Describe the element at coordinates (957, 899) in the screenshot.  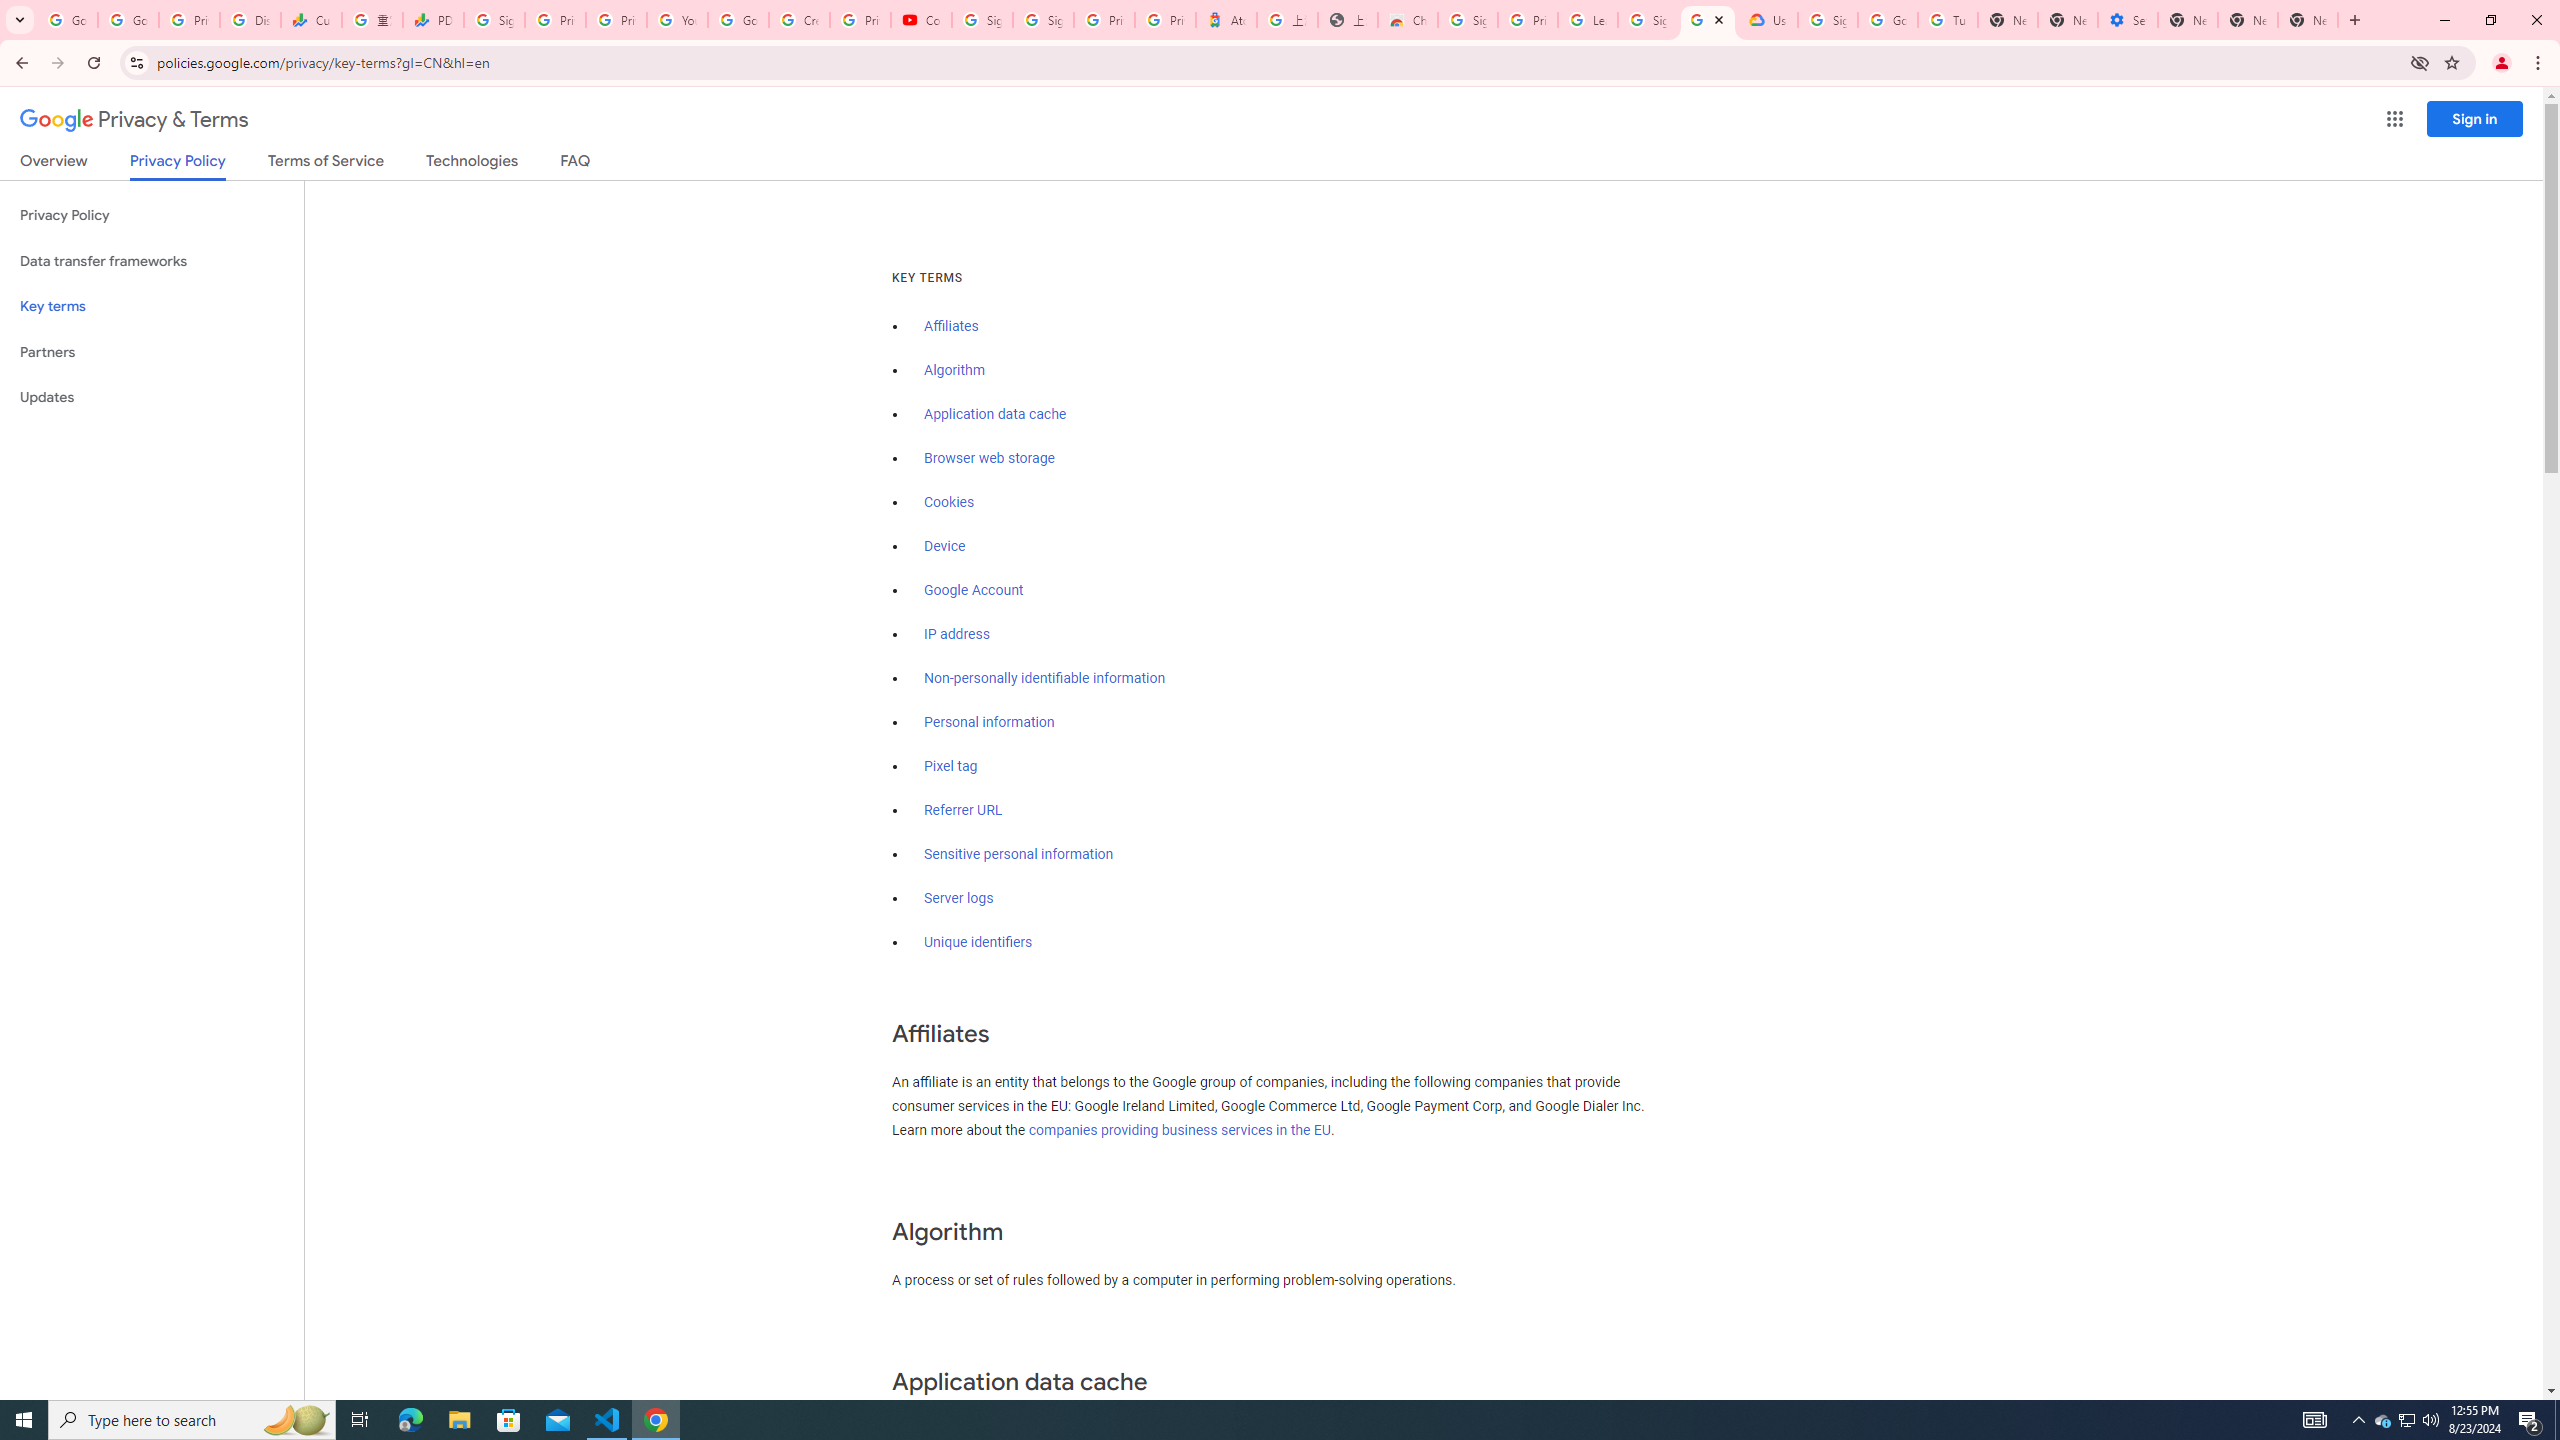
I see `'Server logs'` at that location.